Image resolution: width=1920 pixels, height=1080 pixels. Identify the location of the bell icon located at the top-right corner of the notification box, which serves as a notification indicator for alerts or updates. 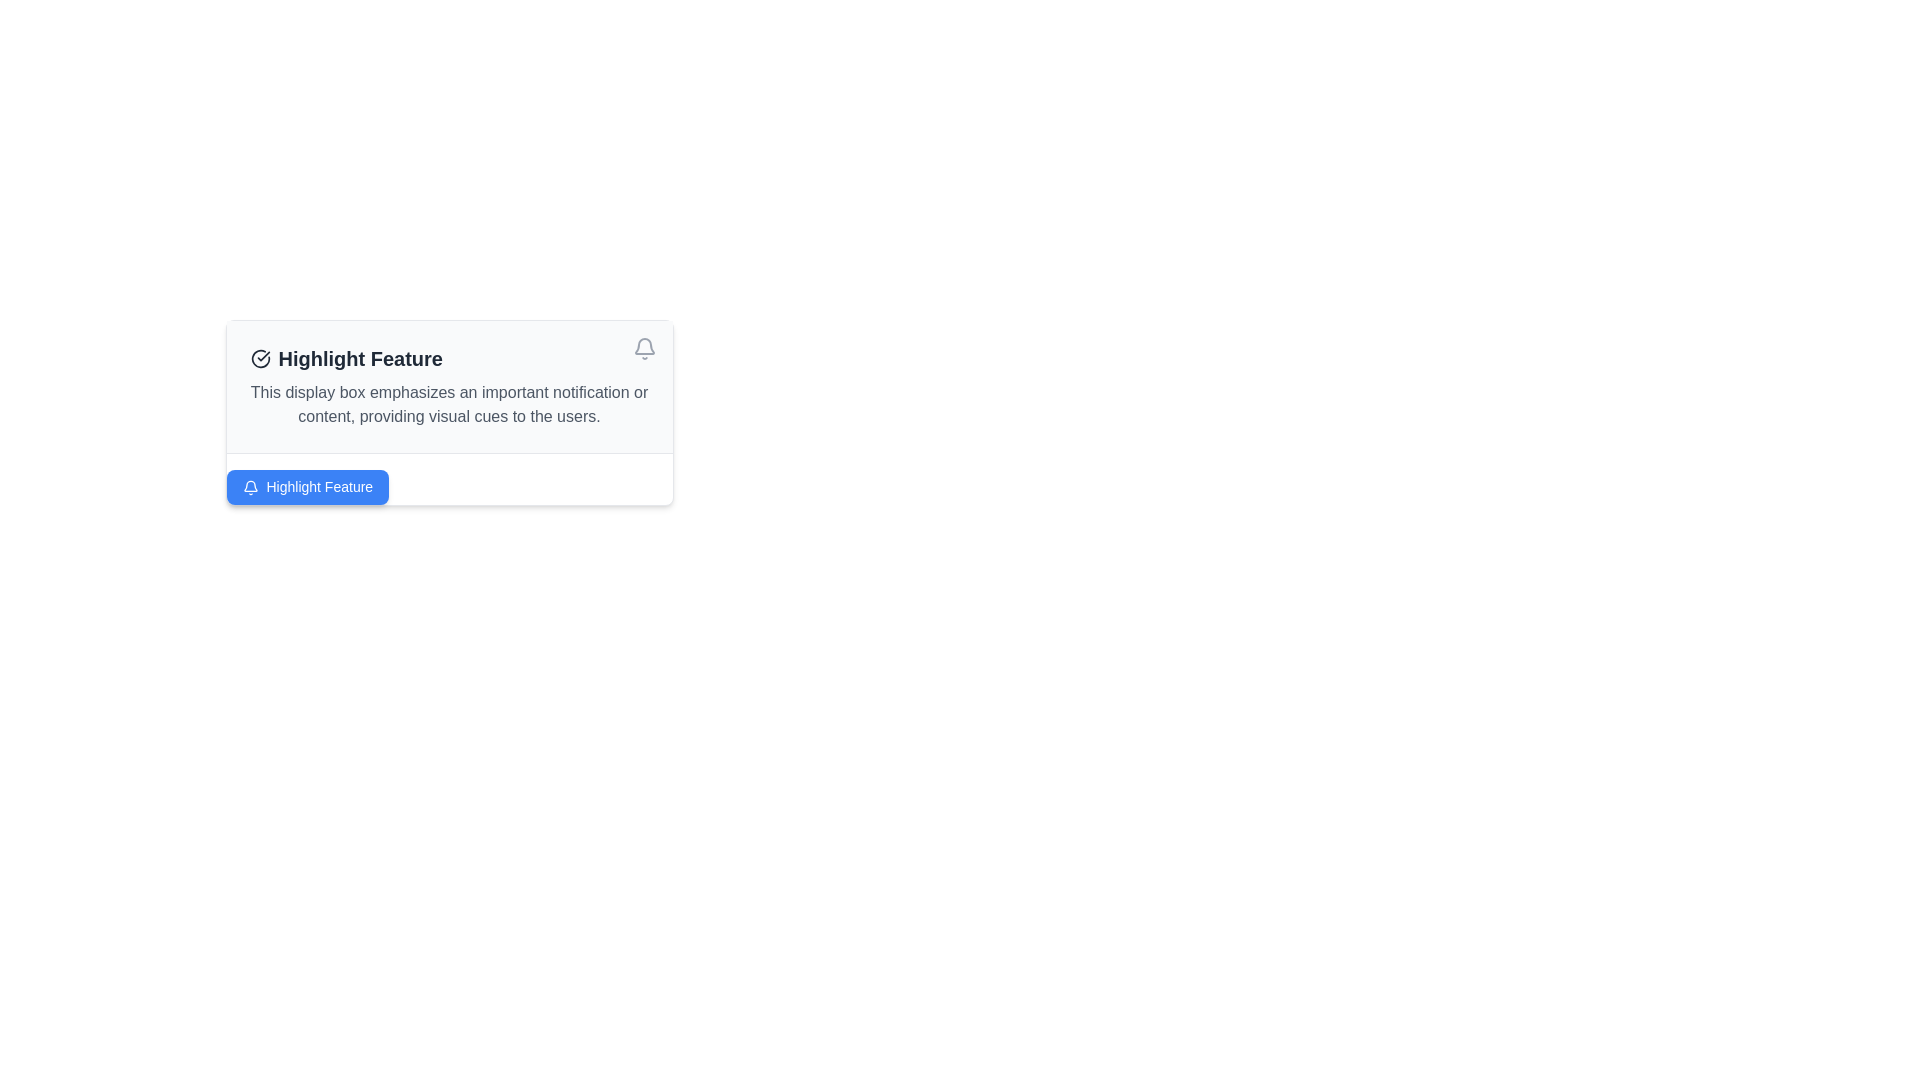
(644, 347).